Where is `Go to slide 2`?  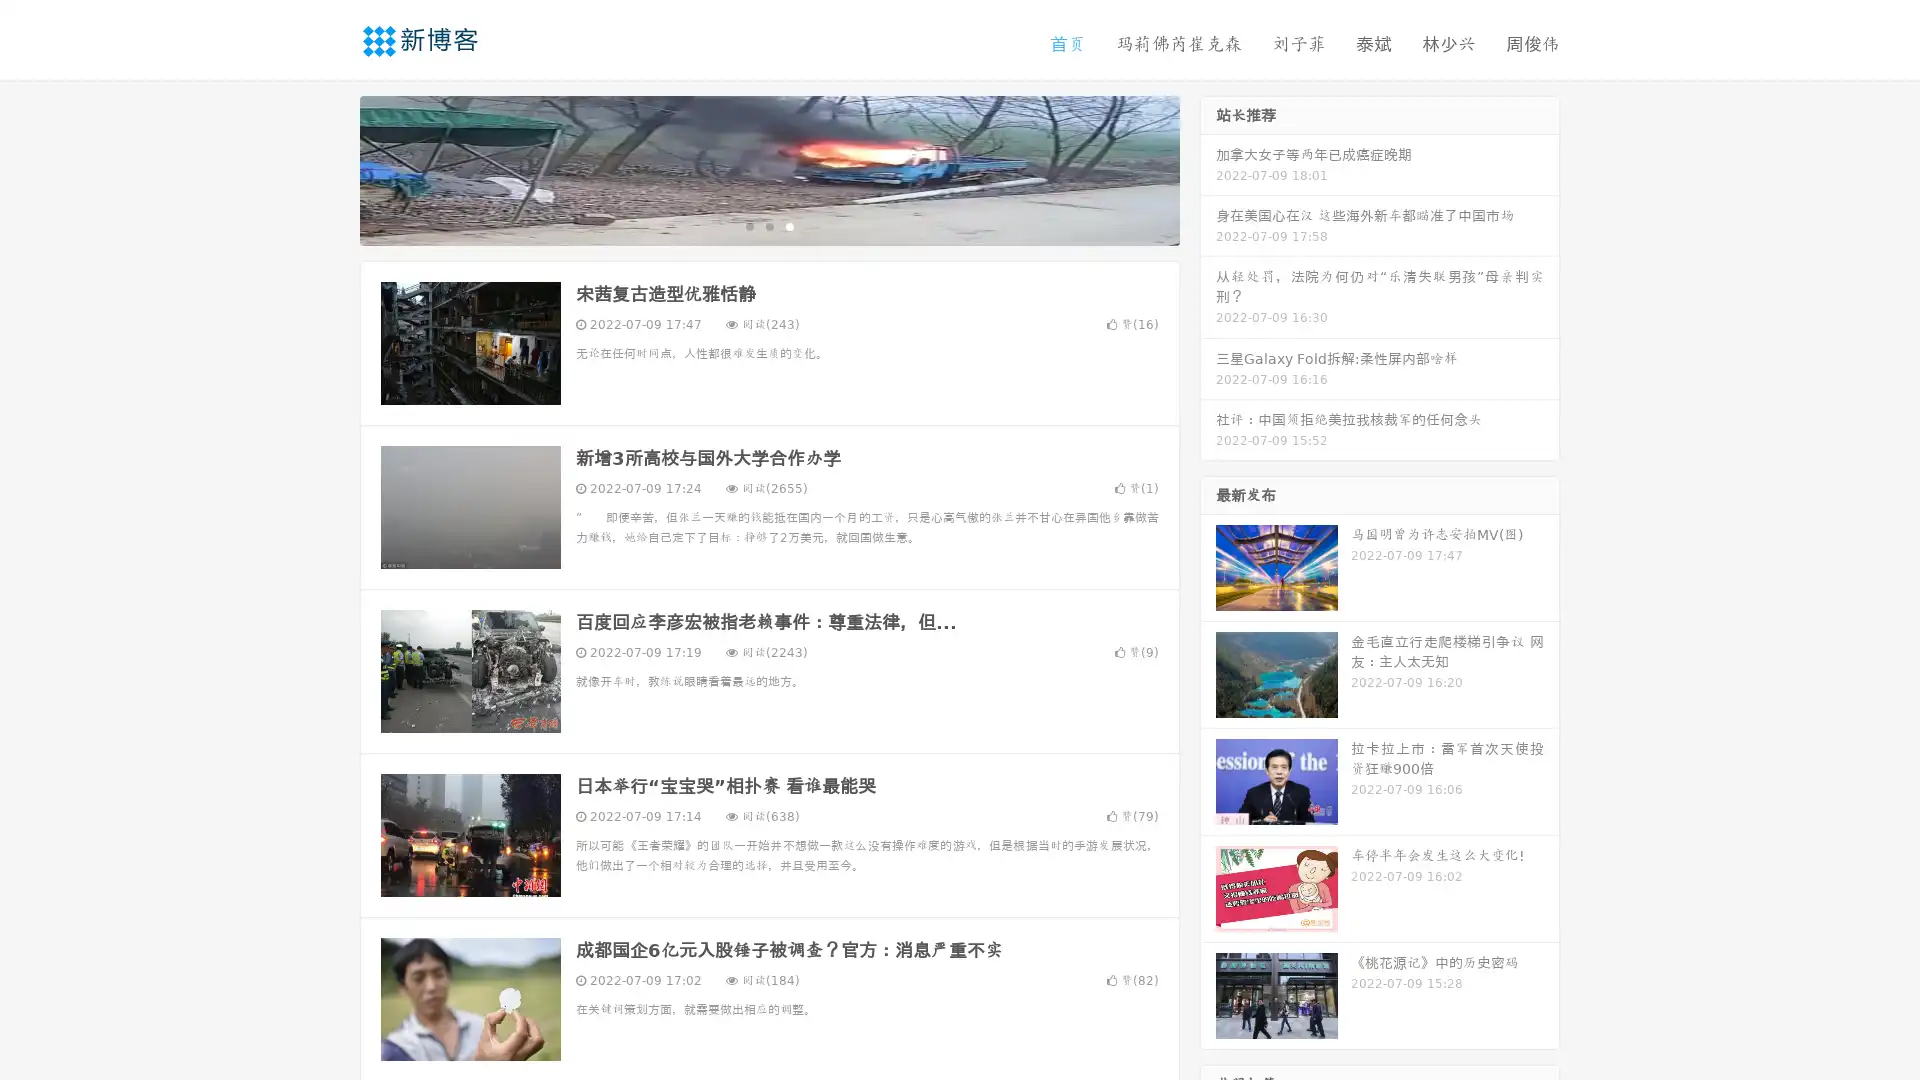 Go to slide 2 is located at coordinates (768, 225).